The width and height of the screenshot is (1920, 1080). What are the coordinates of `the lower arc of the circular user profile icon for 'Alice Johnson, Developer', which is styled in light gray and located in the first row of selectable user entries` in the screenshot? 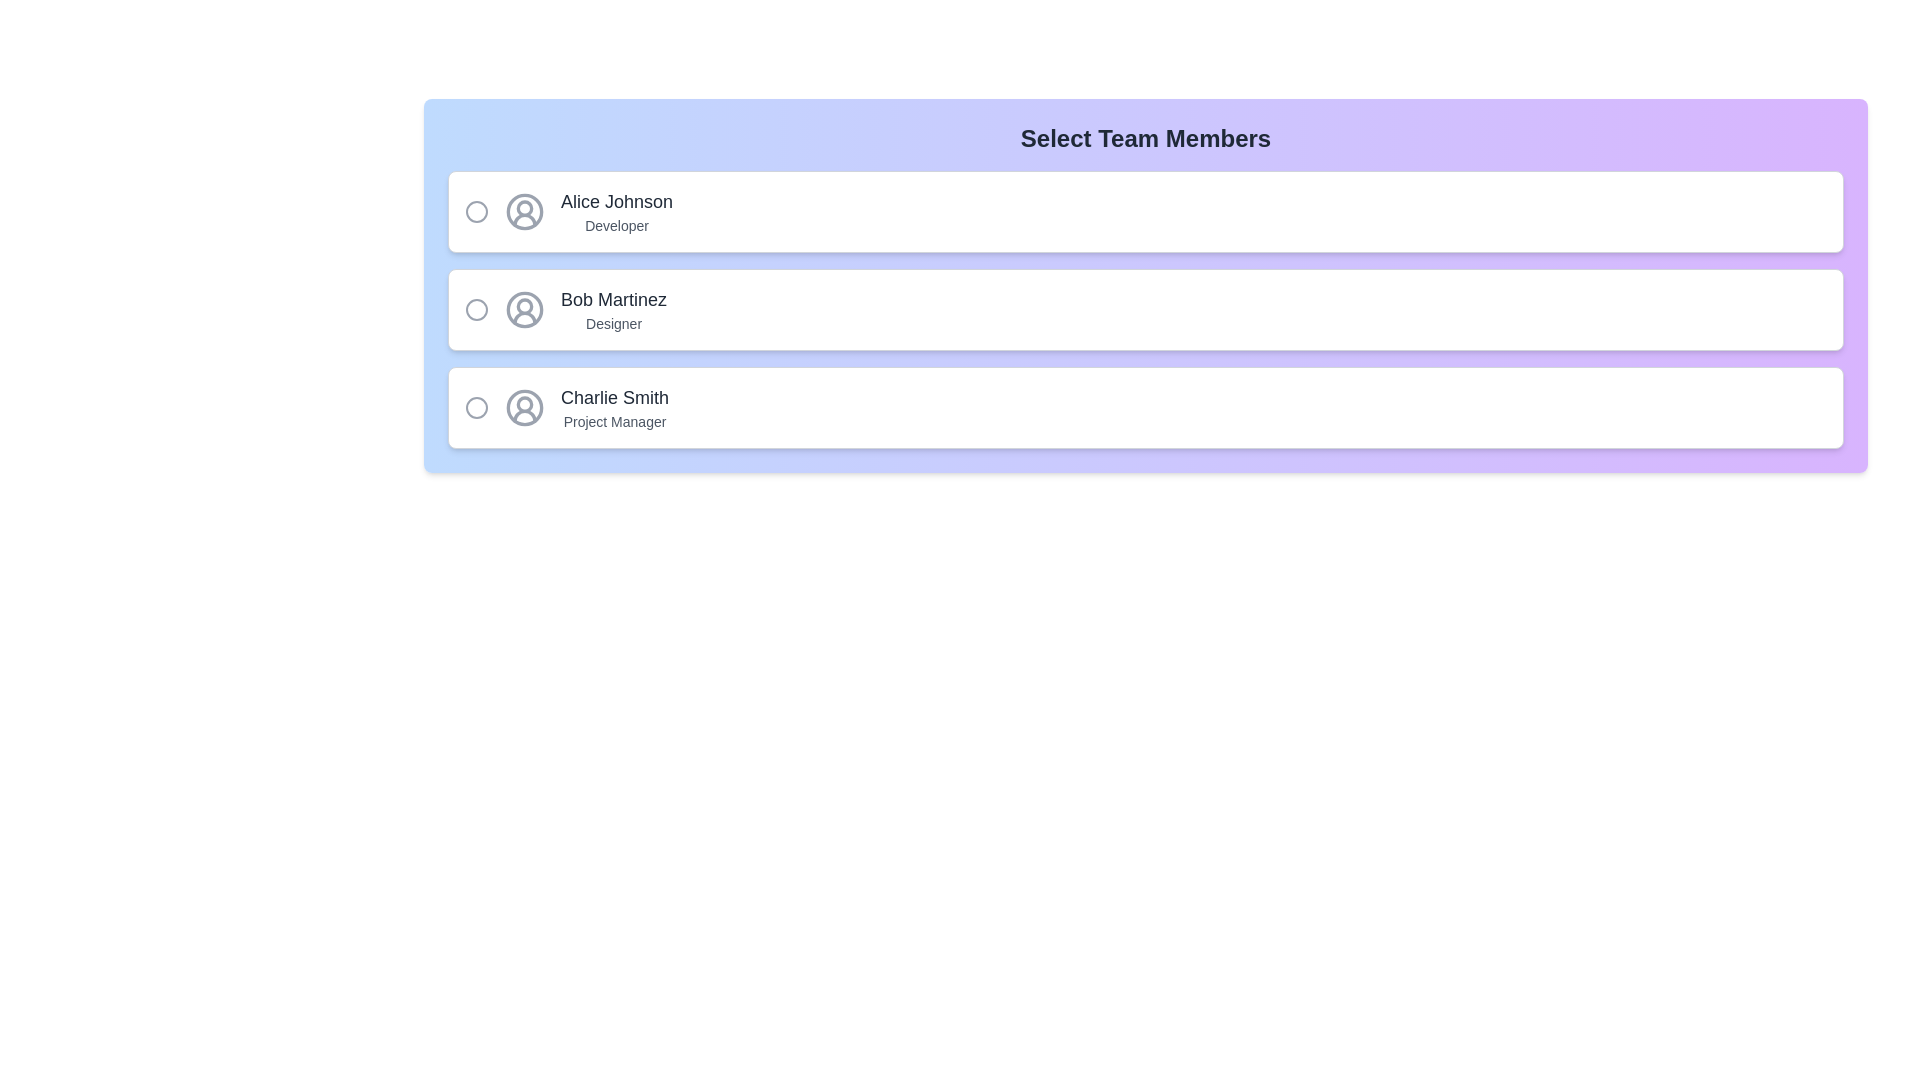 It's located at (524, 219).